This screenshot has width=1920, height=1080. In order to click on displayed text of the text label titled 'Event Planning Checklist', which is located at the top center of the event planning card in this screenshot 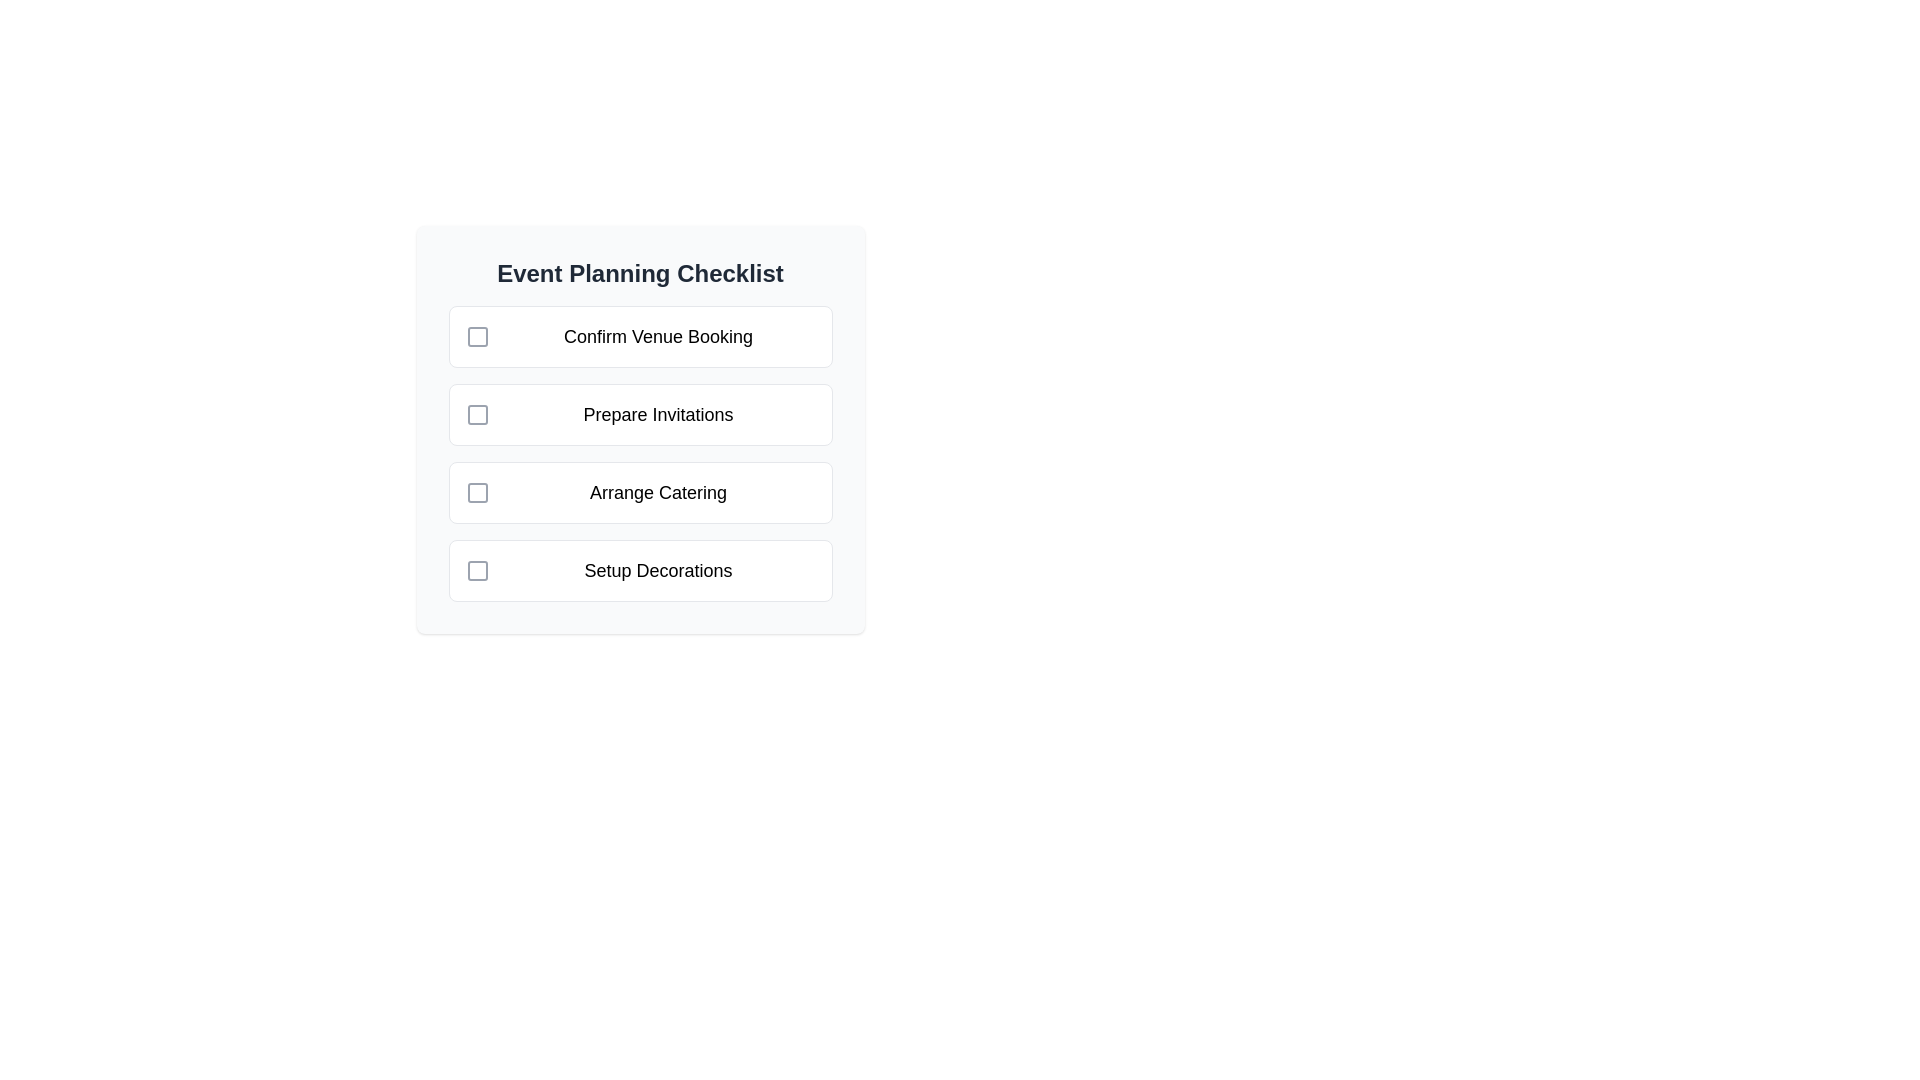, I will do `click(640, 273)`.